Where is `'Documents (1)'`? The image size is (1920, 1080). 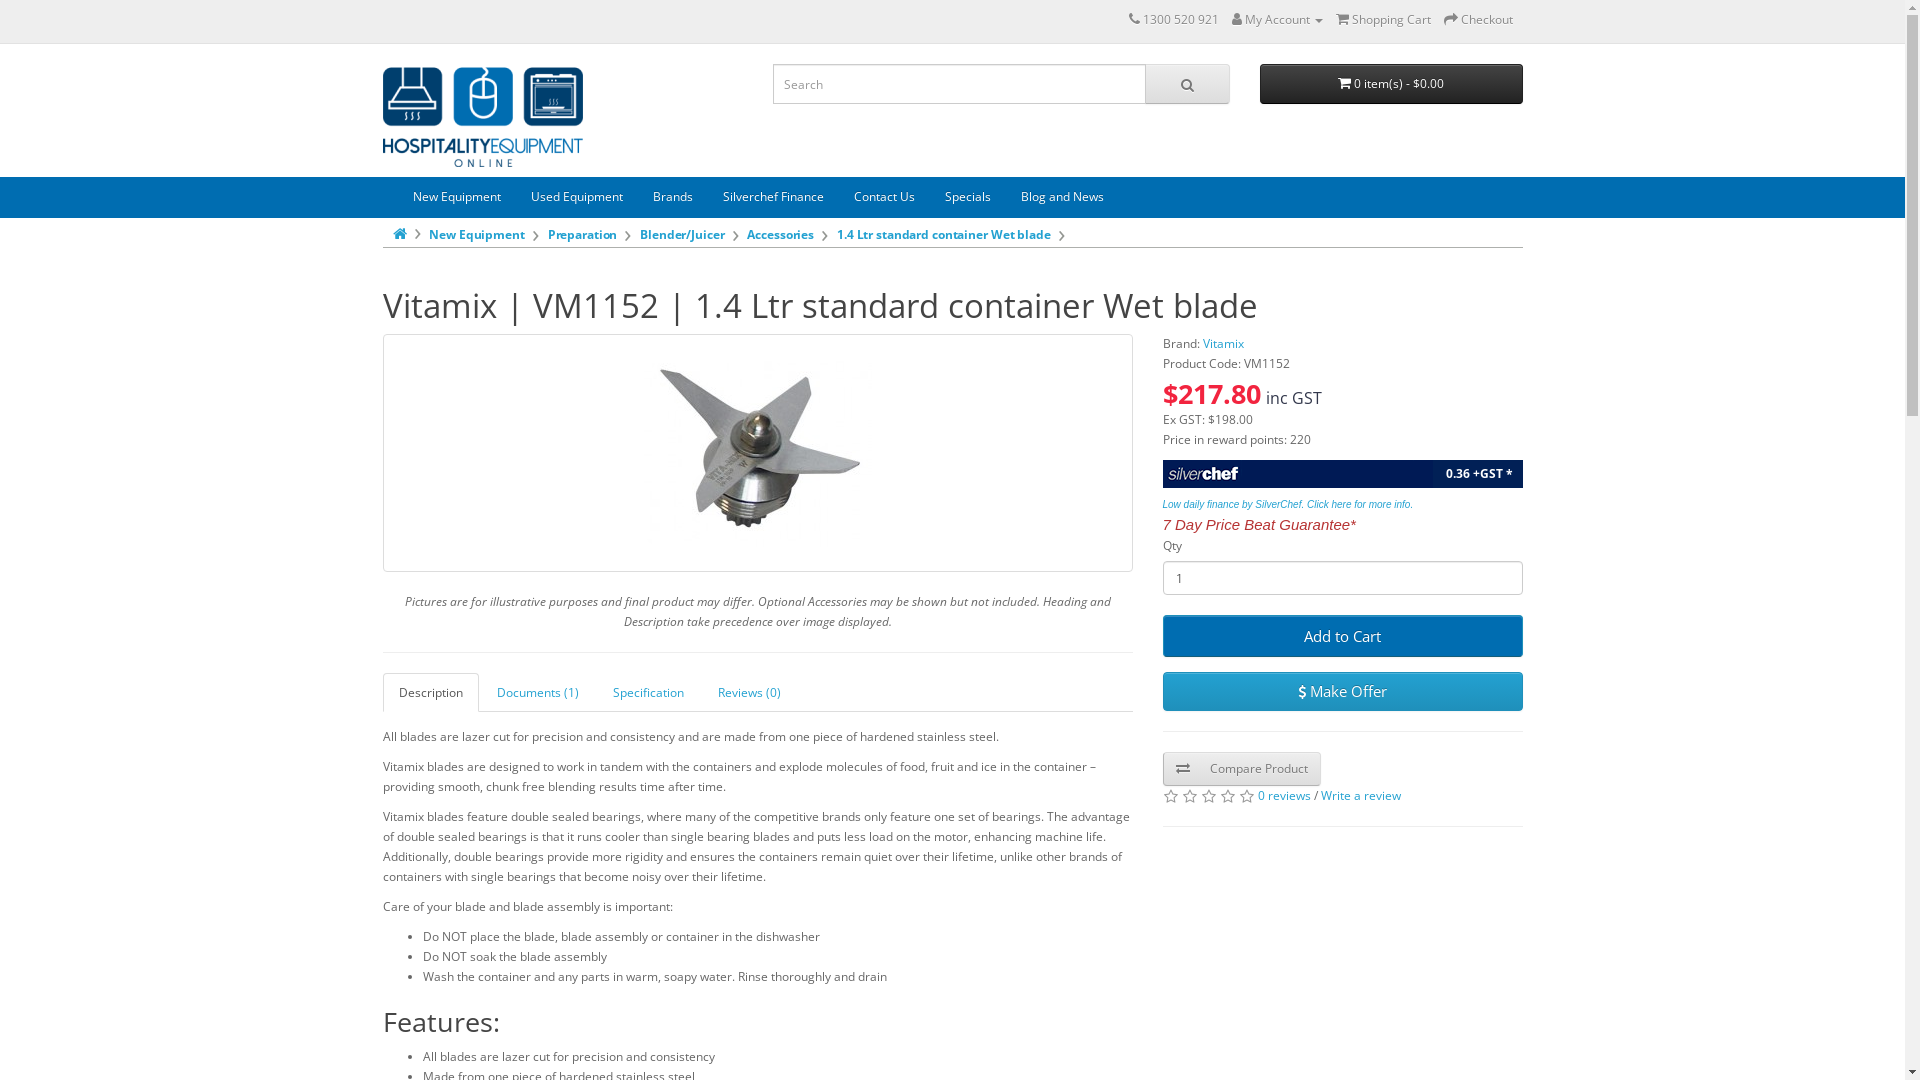
'Documents (1)' is located at coordinates (537, 691).